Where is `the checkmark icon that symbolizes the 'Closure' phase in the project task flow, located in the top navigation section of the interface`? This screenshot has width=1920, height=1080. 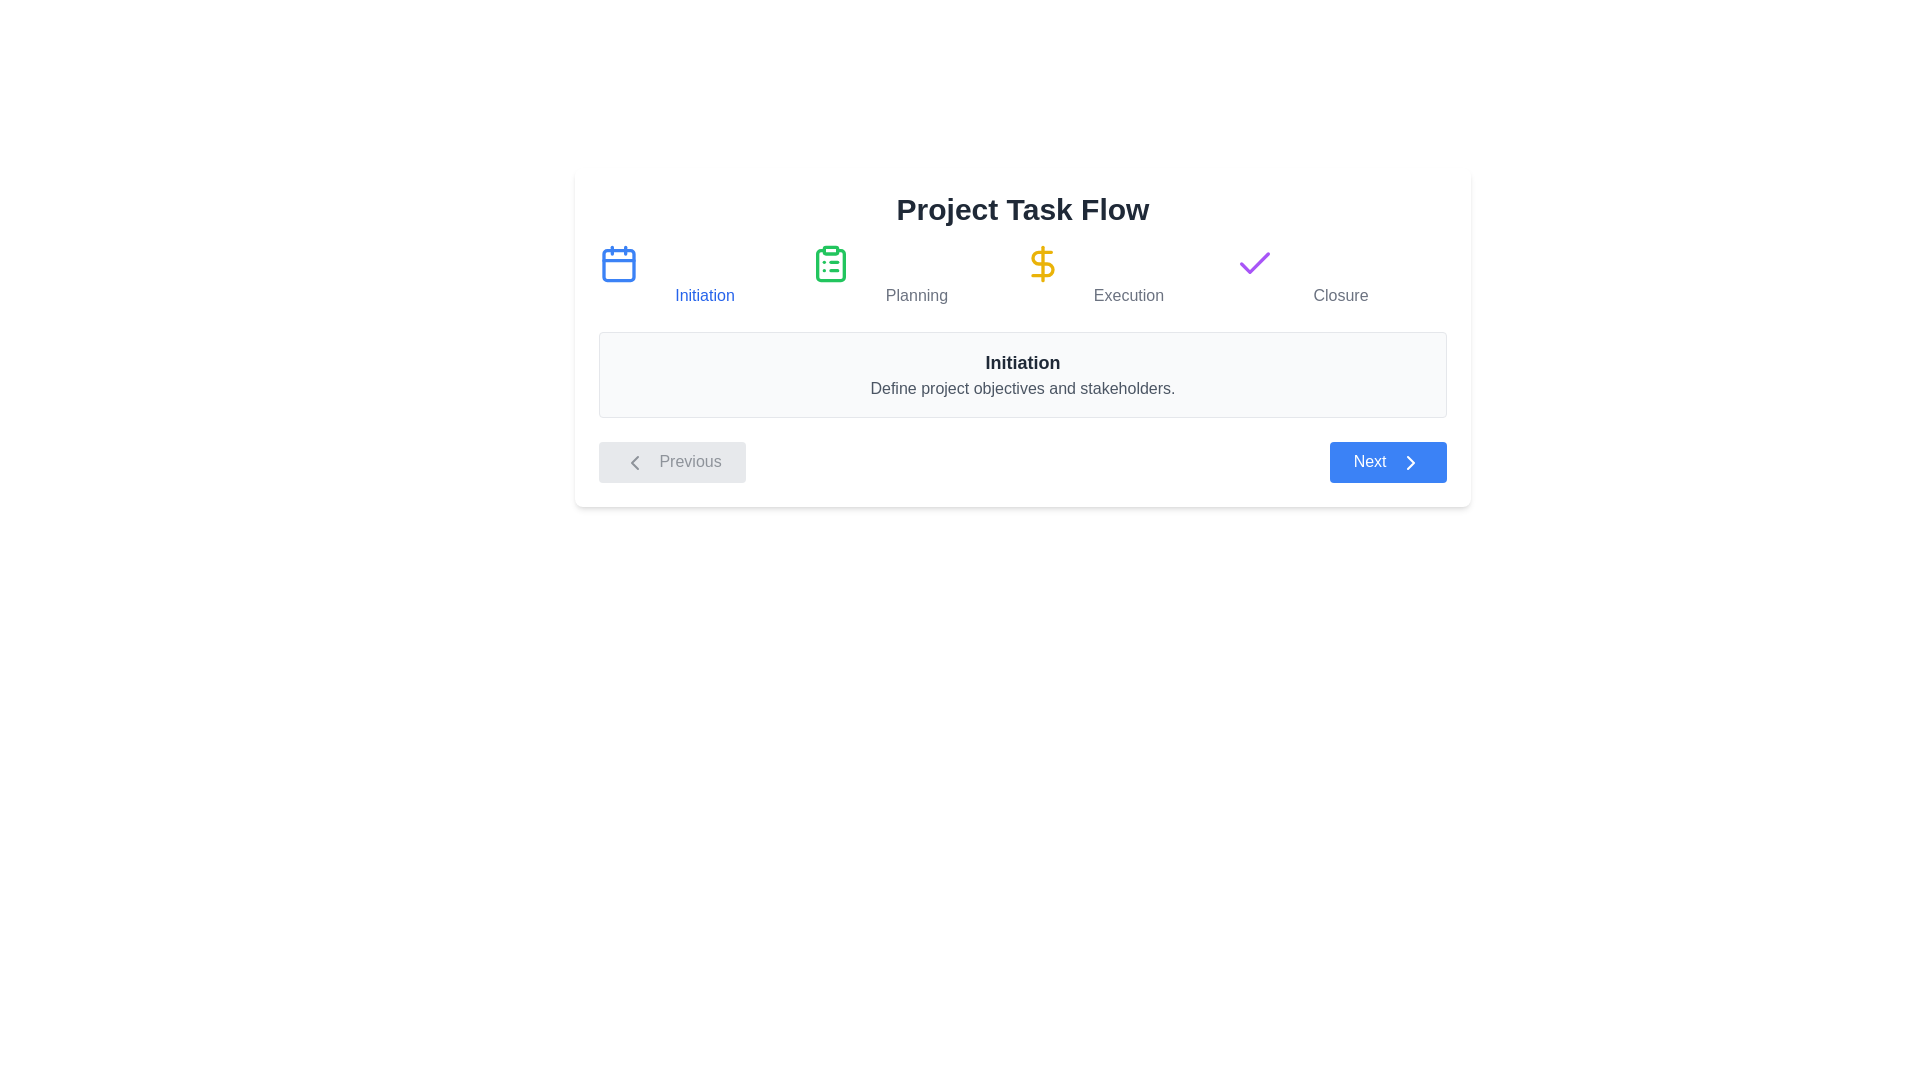 the checkmark icon that symbolizes the 'Closure' phase in the project task flow, located in the top navigation section of the interface is located at coordinates (1253, 261).